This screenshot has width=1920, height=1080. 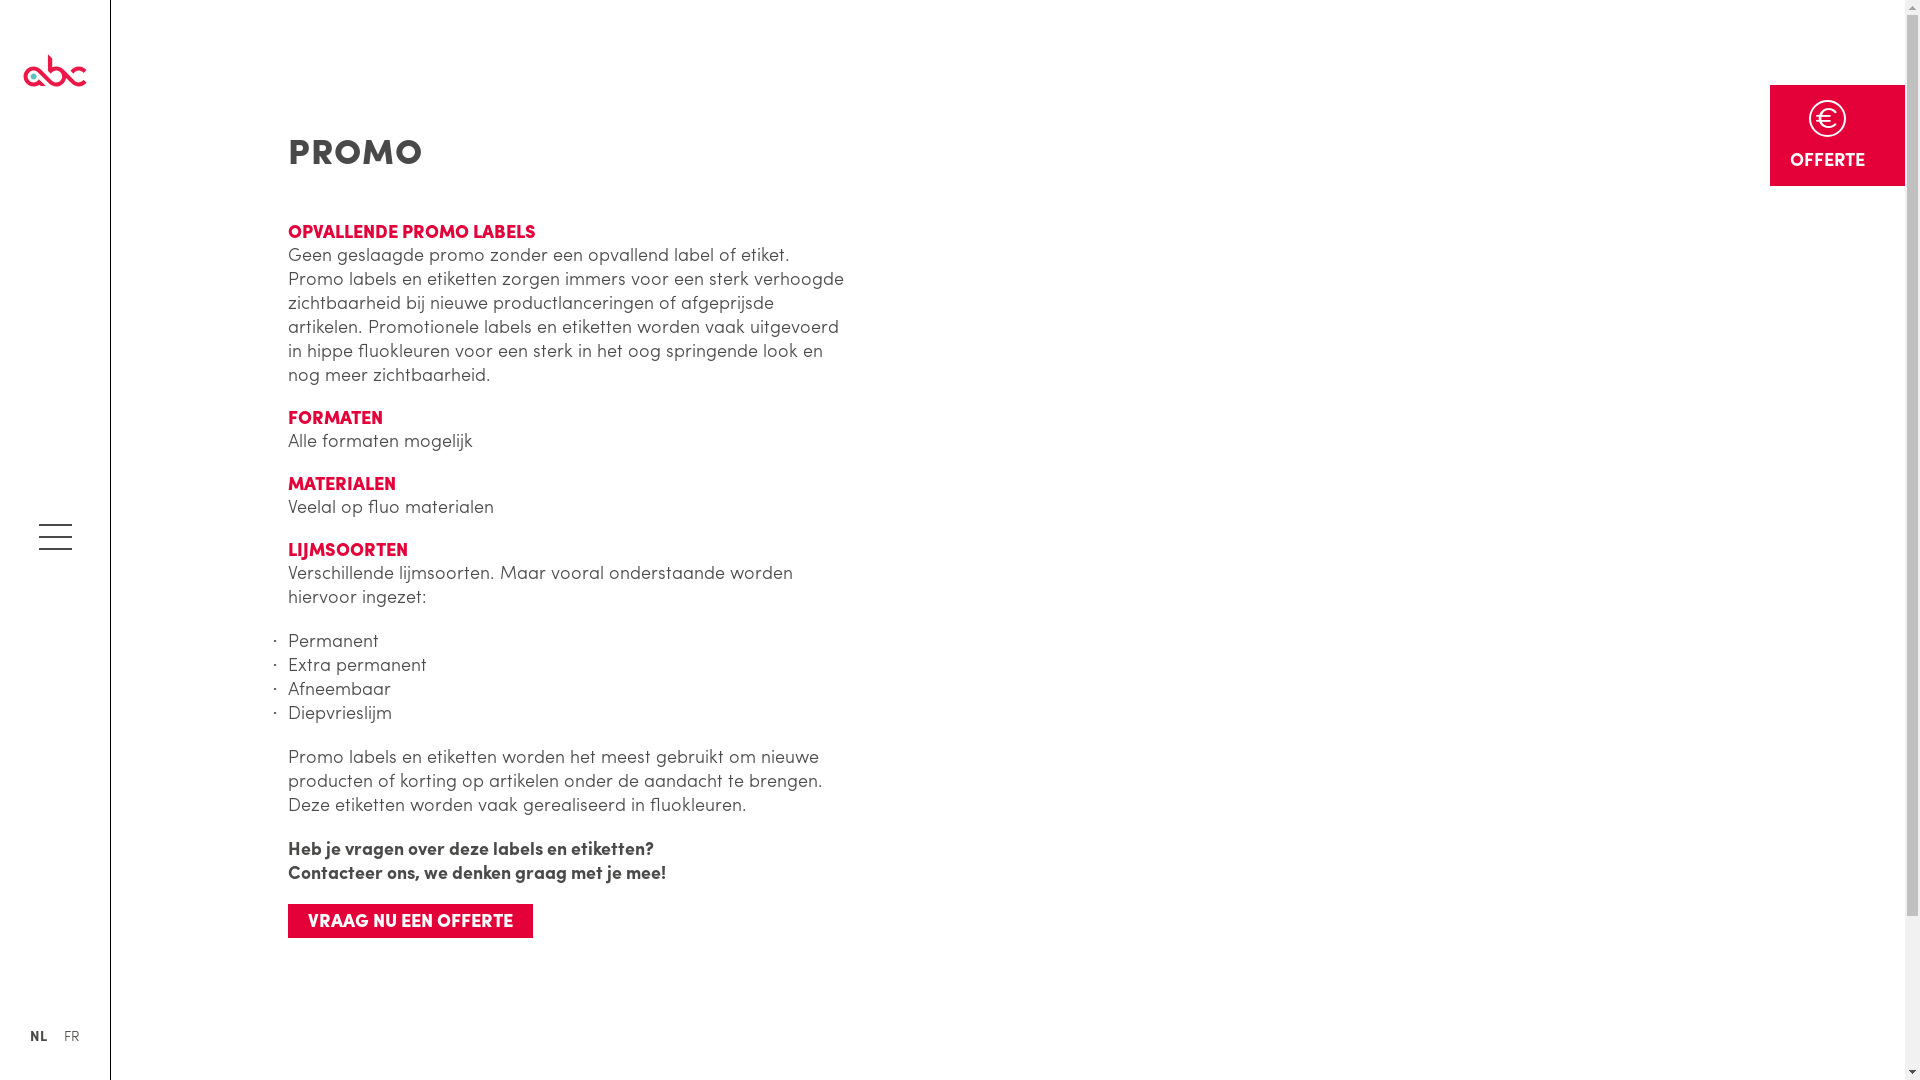 What do you see at coordinates (1837, 135) in the screenshot?
I see `'OFFERTE'` at bounding box center [1837, 135].